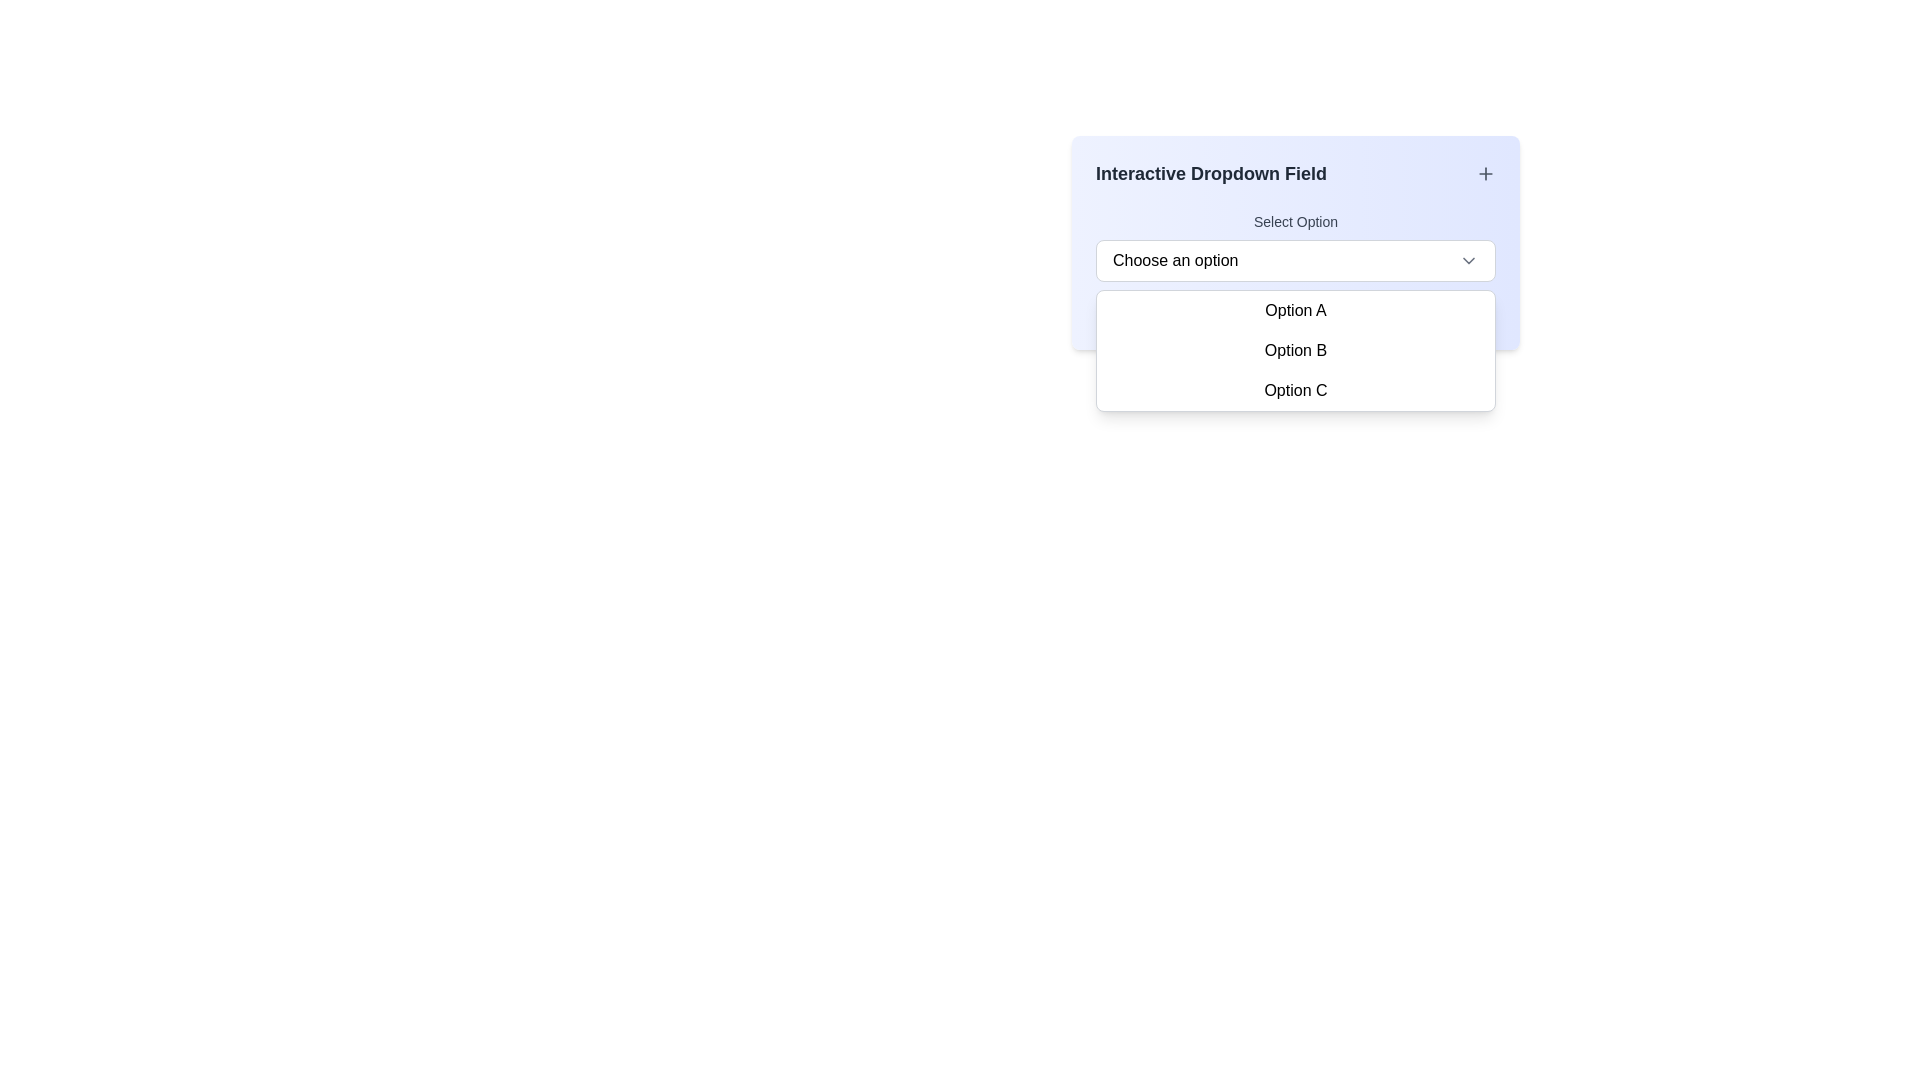  I want to click on the dropdown menu option displaying 'Option B', so click(1296, 350).